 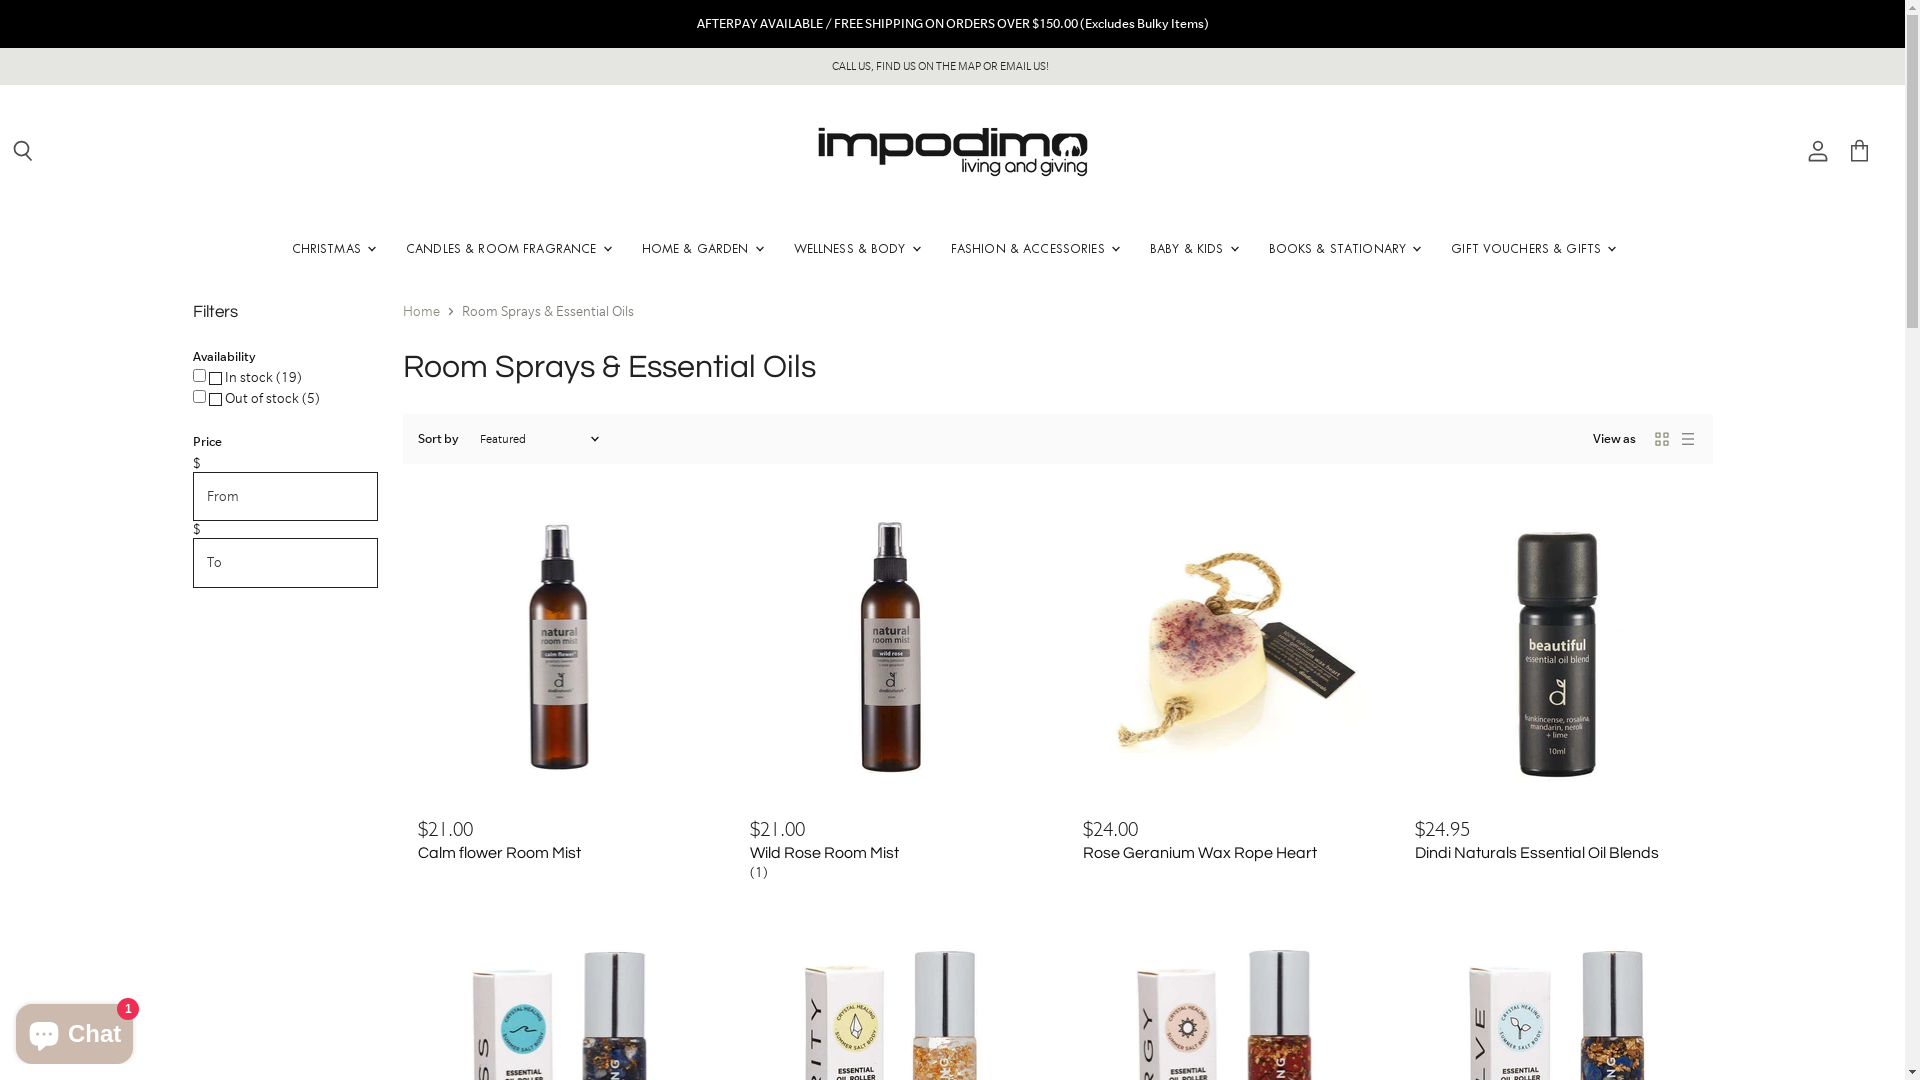 What do you see at coordinates (626, 247) in the screenshot?
I see `'HOME & GARDEN'` at bounding box center [626, 247].